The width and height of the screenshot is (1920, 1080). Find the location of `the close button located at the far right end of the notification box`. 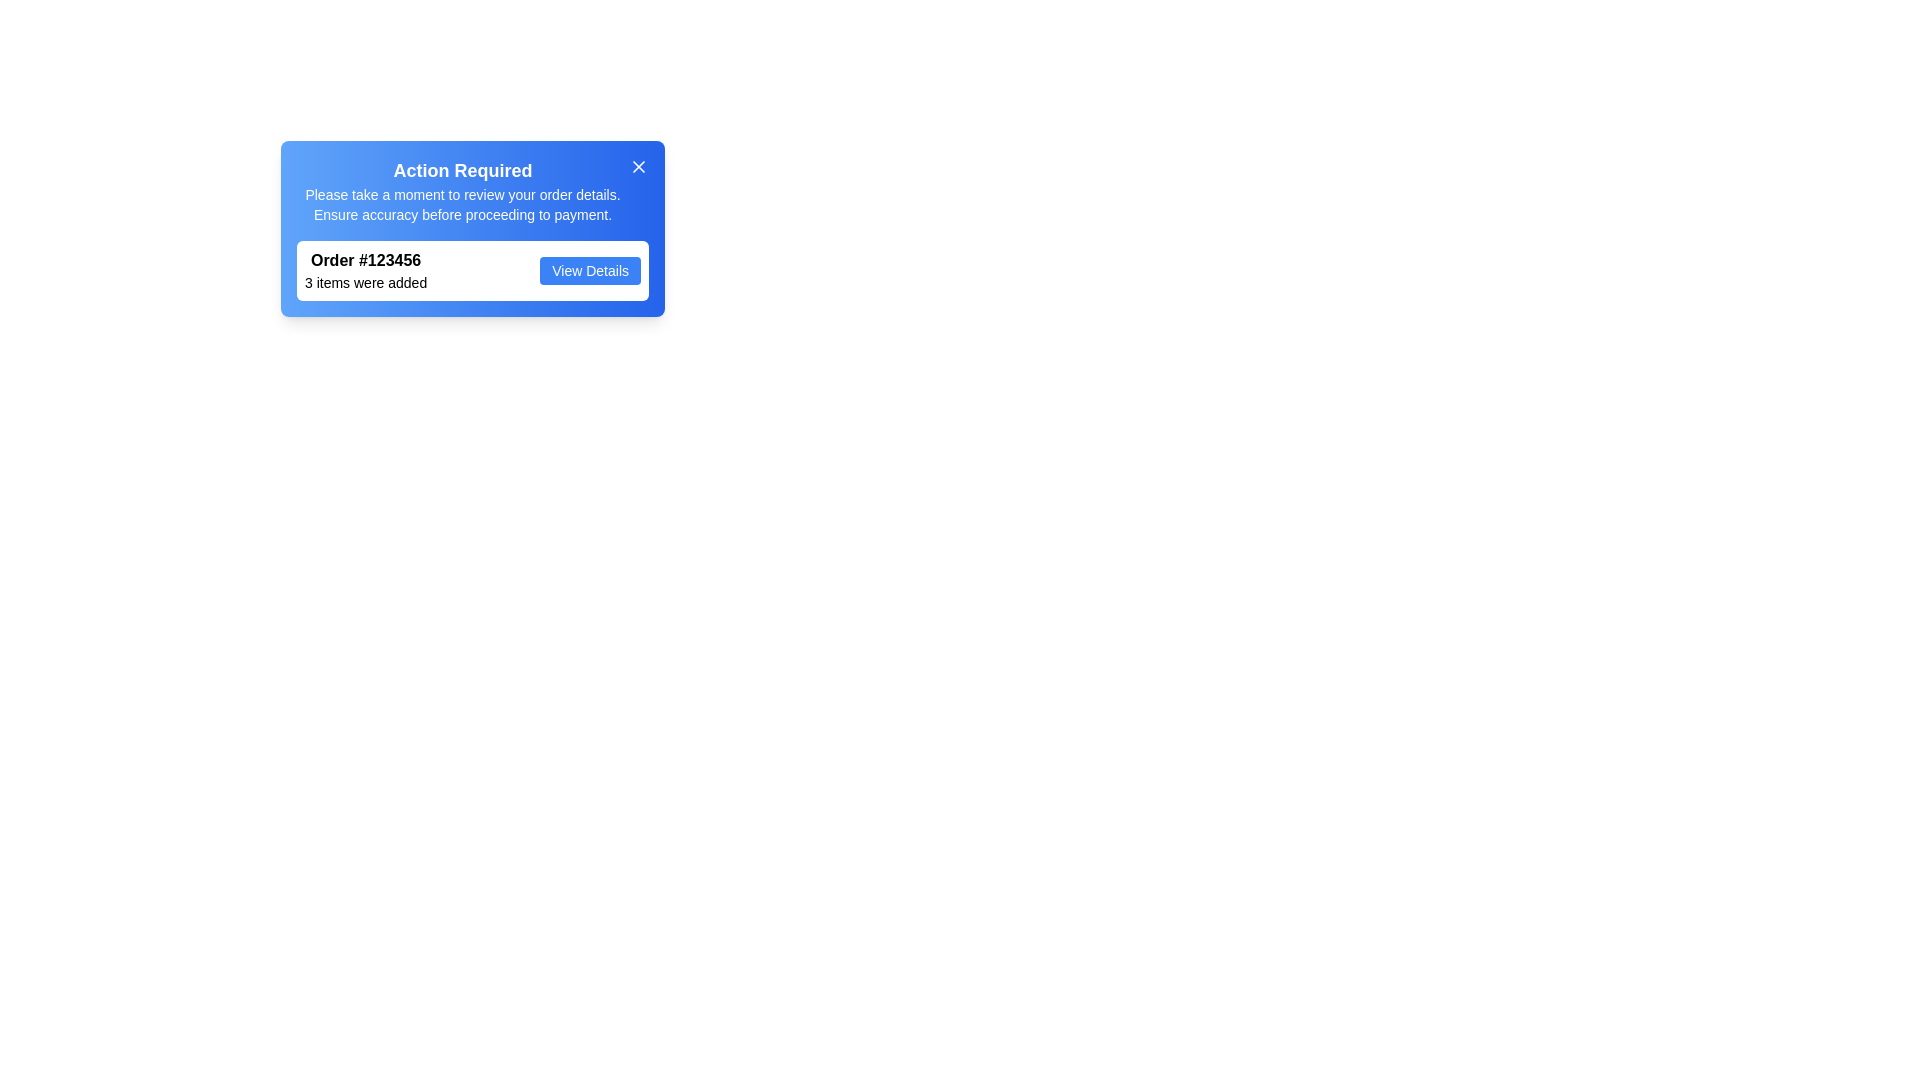

the close button located at the far right end of the notification box is located at coordinates (637, 165).